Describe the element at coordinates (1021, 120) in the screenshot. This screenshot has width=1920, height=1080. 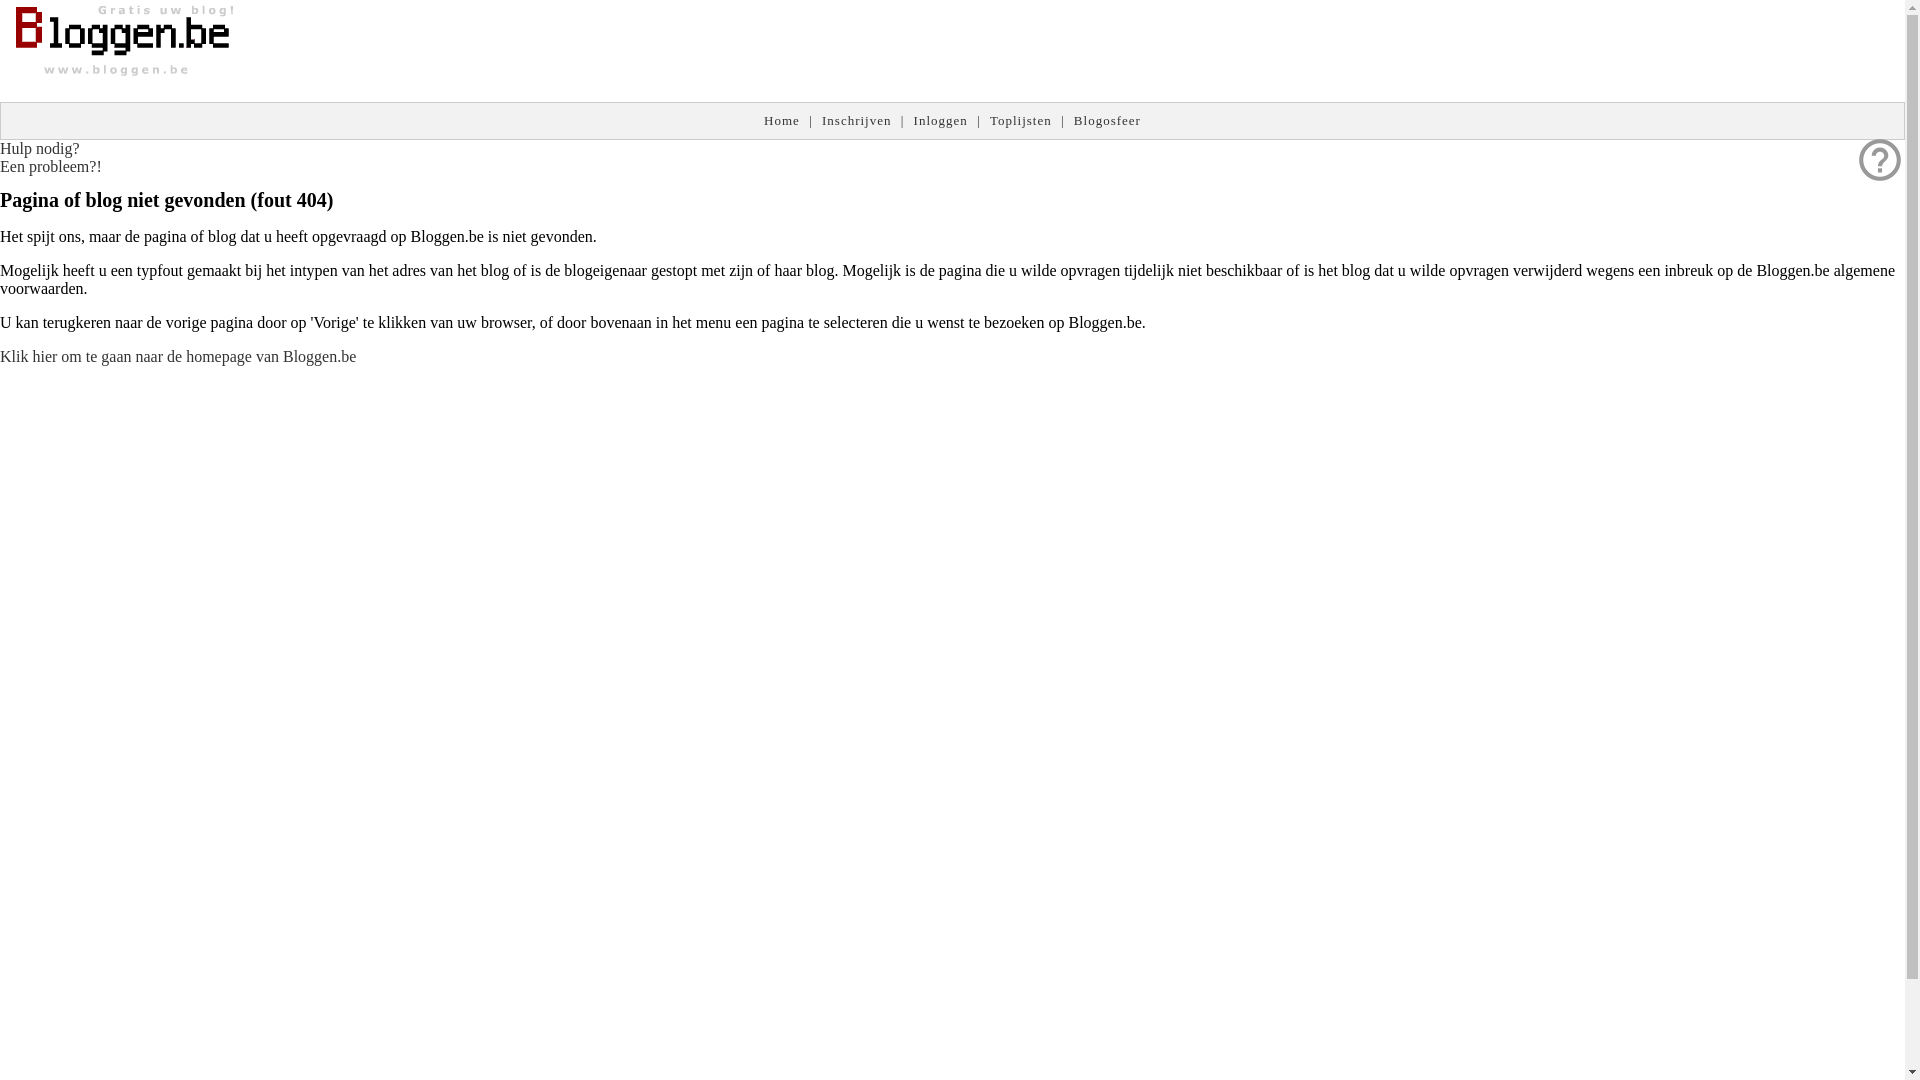
I see `'Toplijsten'` at that location.